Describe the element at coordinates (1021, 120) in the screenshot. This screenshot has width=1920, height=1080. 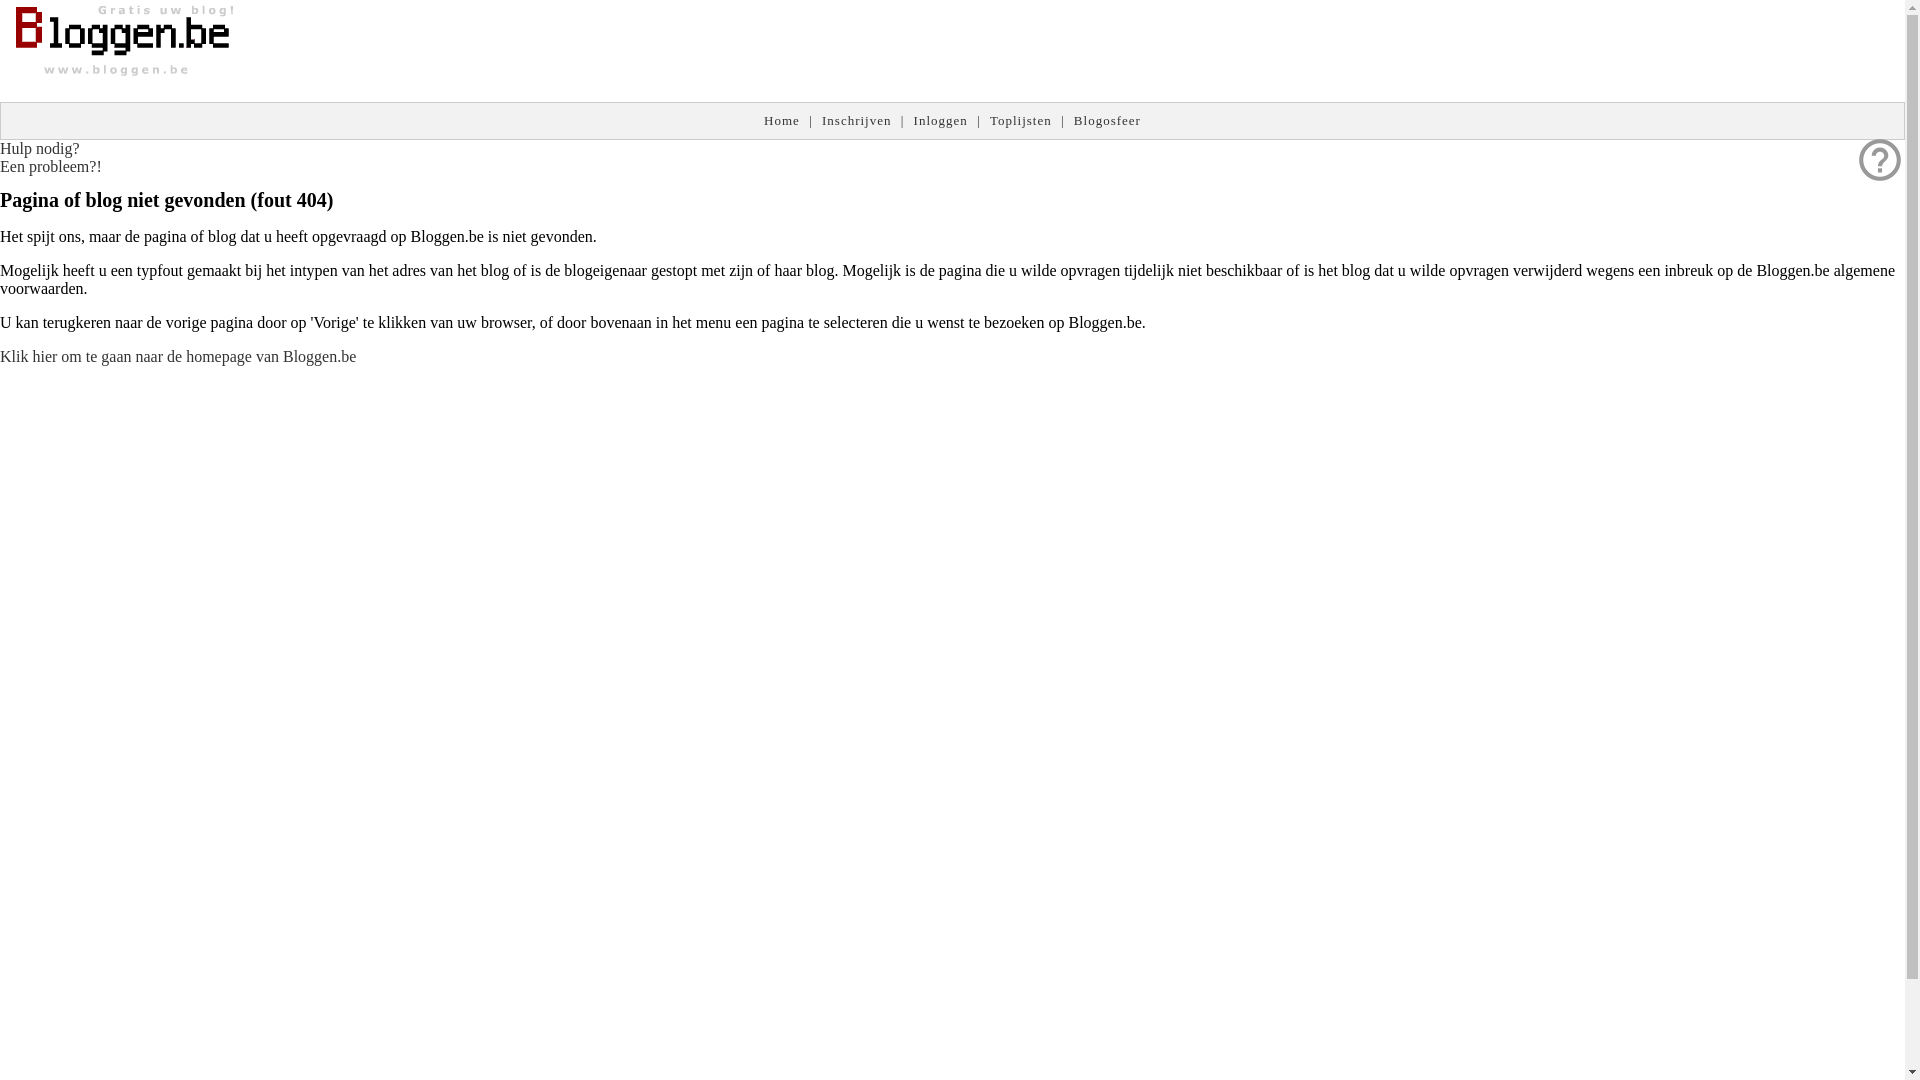
I see `'Toplijsten'` at that location.